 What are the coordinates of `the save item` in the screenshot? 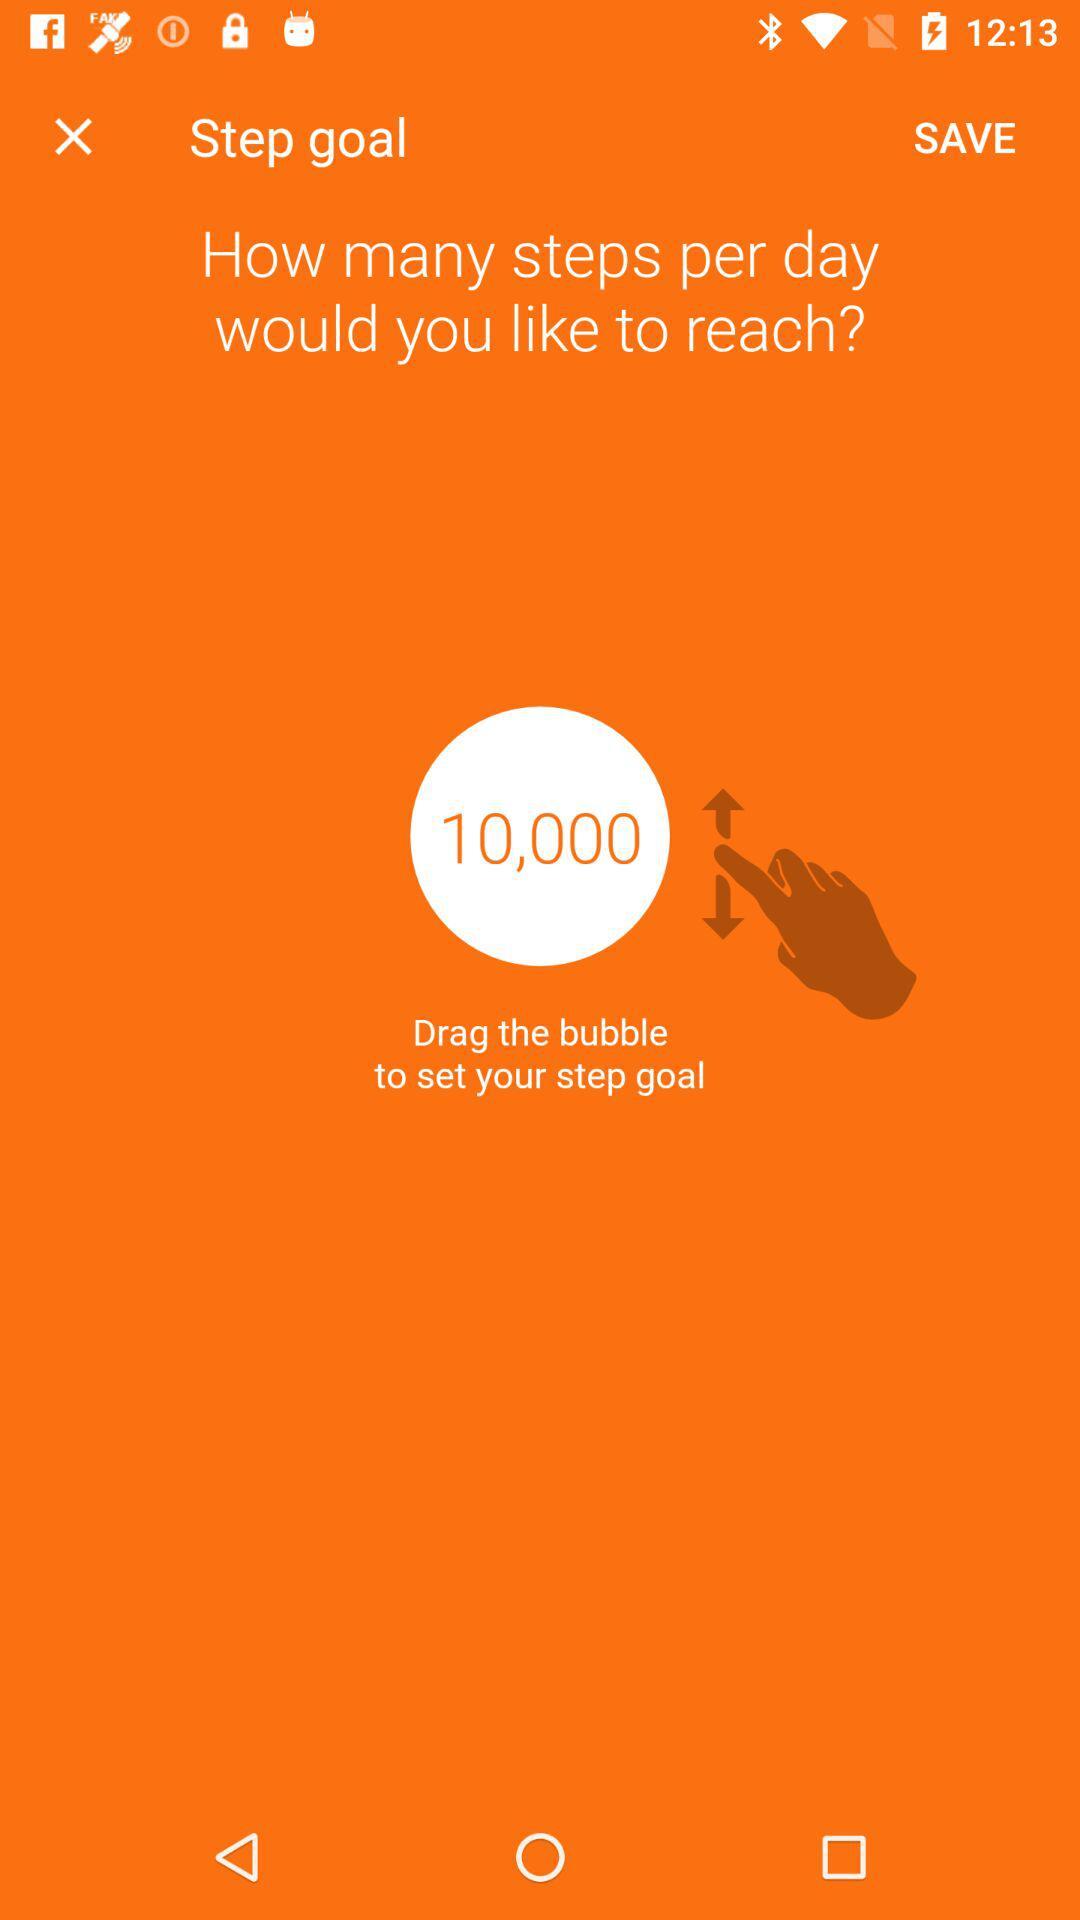 It's located at (963, 135).